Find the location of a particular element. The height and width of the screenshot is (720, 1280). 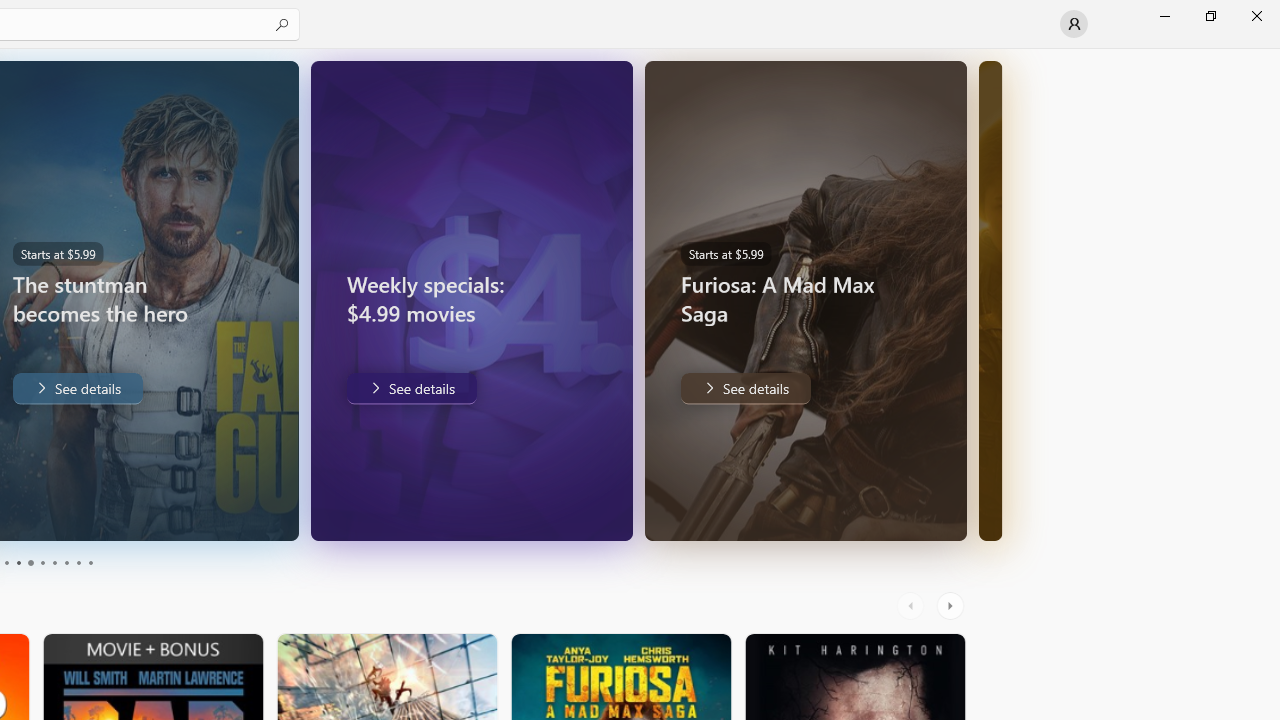

'Page 8' is located at coordinates (65, 563).